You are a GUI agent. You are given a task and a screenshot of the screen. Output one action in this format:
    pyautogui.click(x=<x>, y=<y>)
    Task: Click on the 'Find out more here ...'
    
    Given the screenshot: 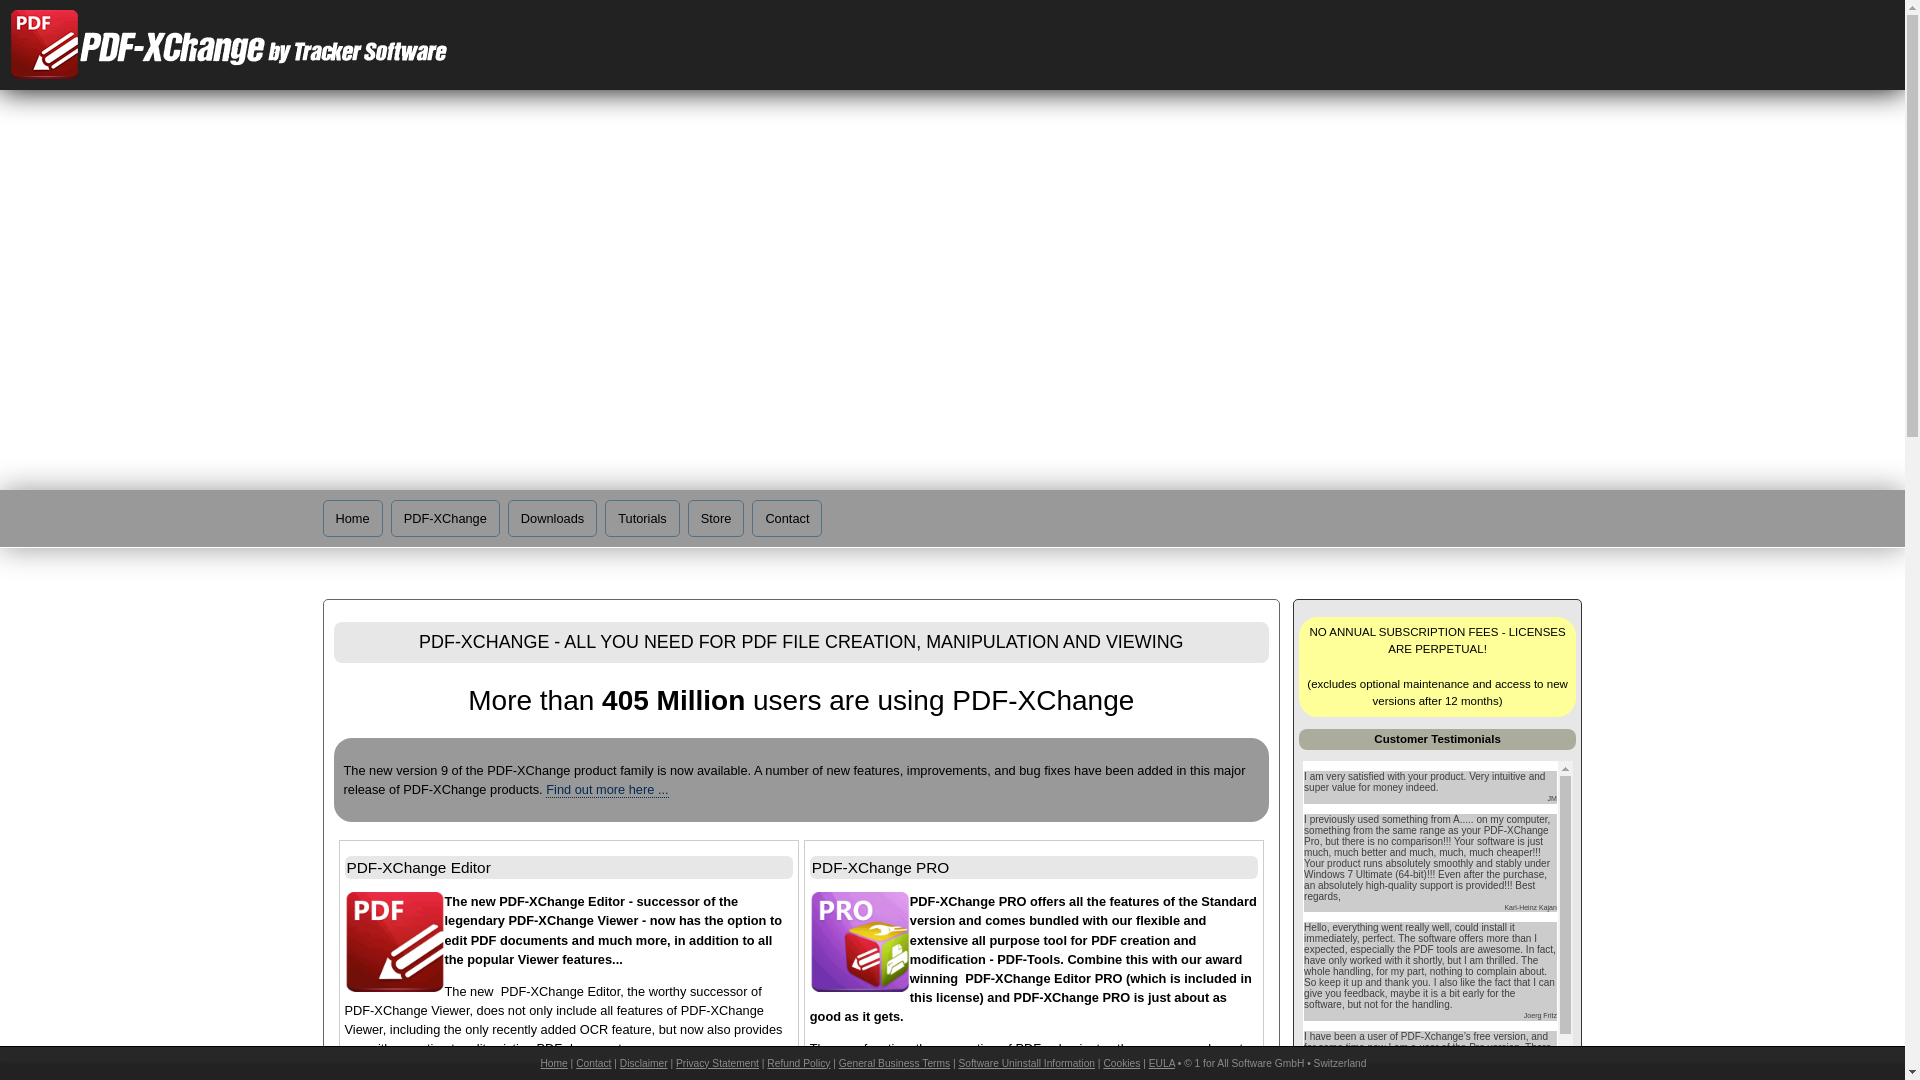 What is the action you would take?
    pyautogui.click(x=605, y=789)
    